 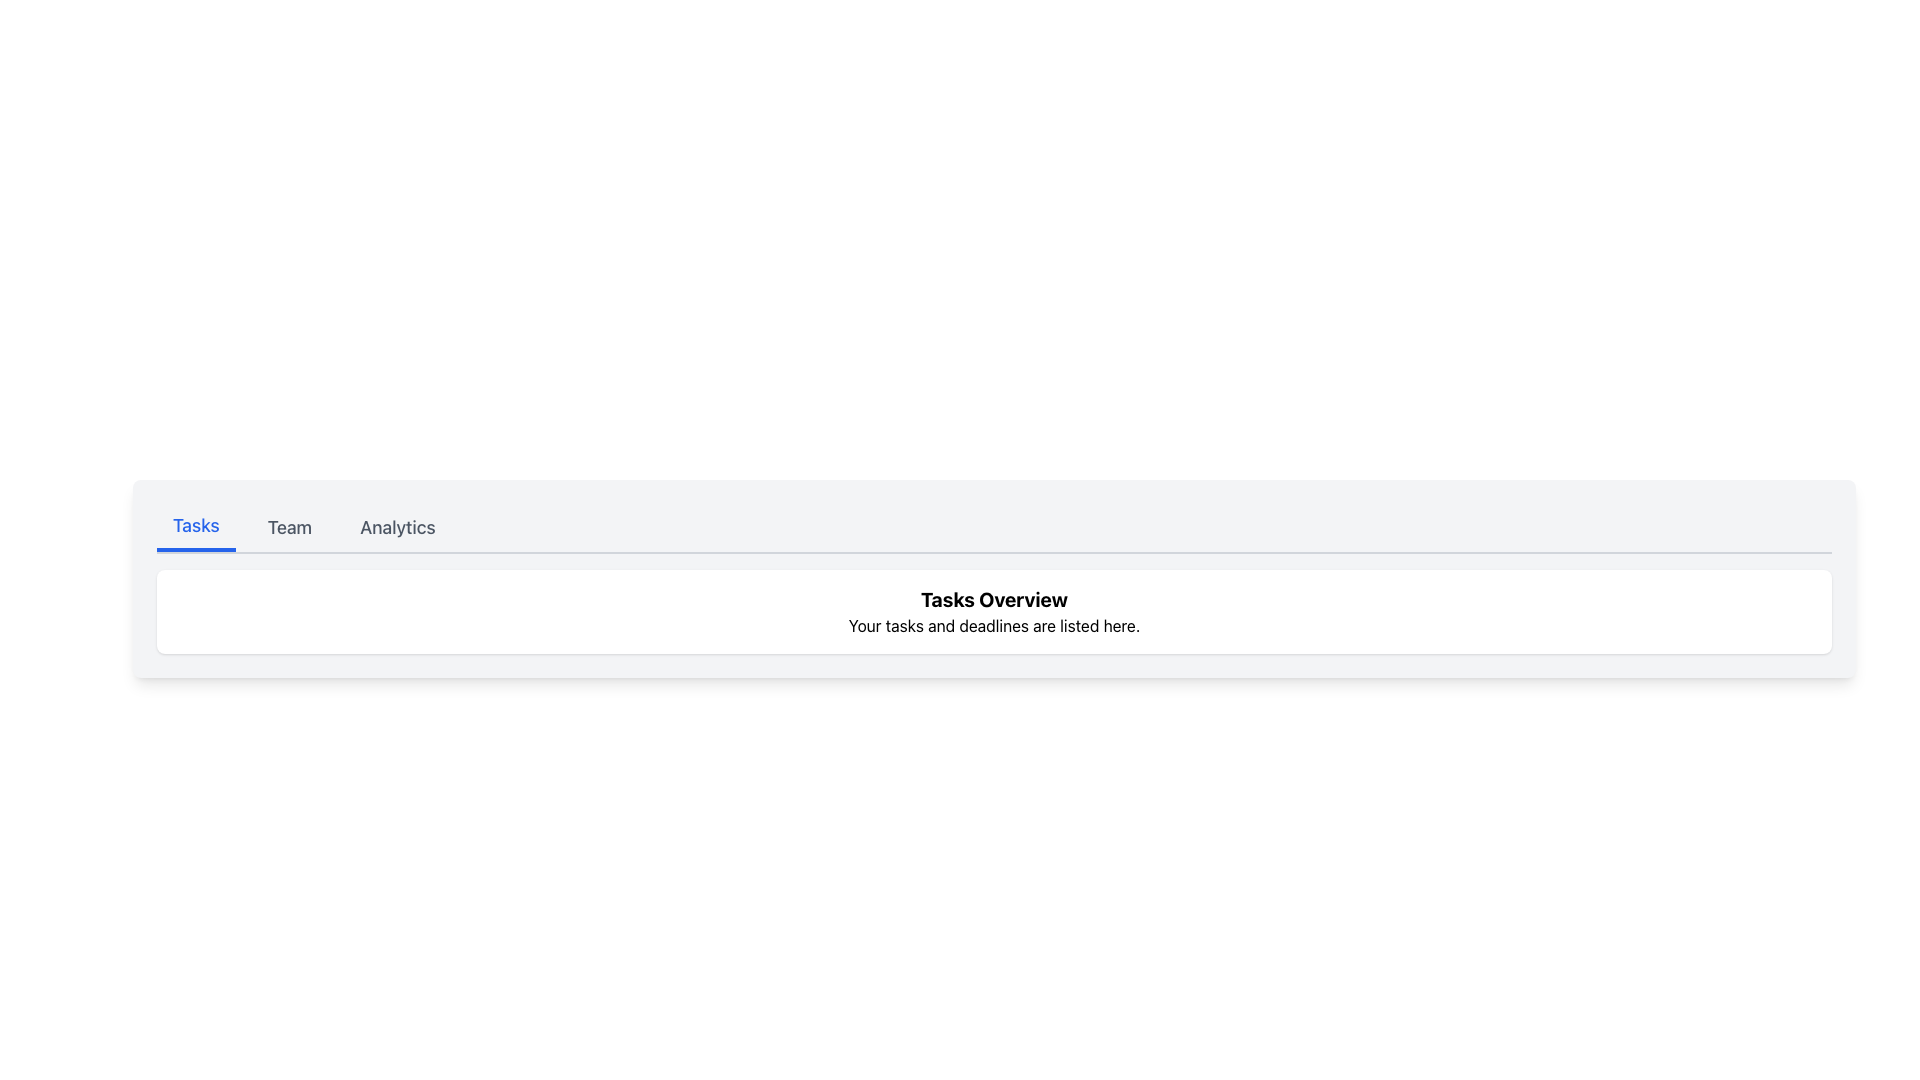 I want to click on the 'Tasks' tab, which is the first tab in a horizontal navigation bar with blue text and a blue underline, so click(x=196, y=527).